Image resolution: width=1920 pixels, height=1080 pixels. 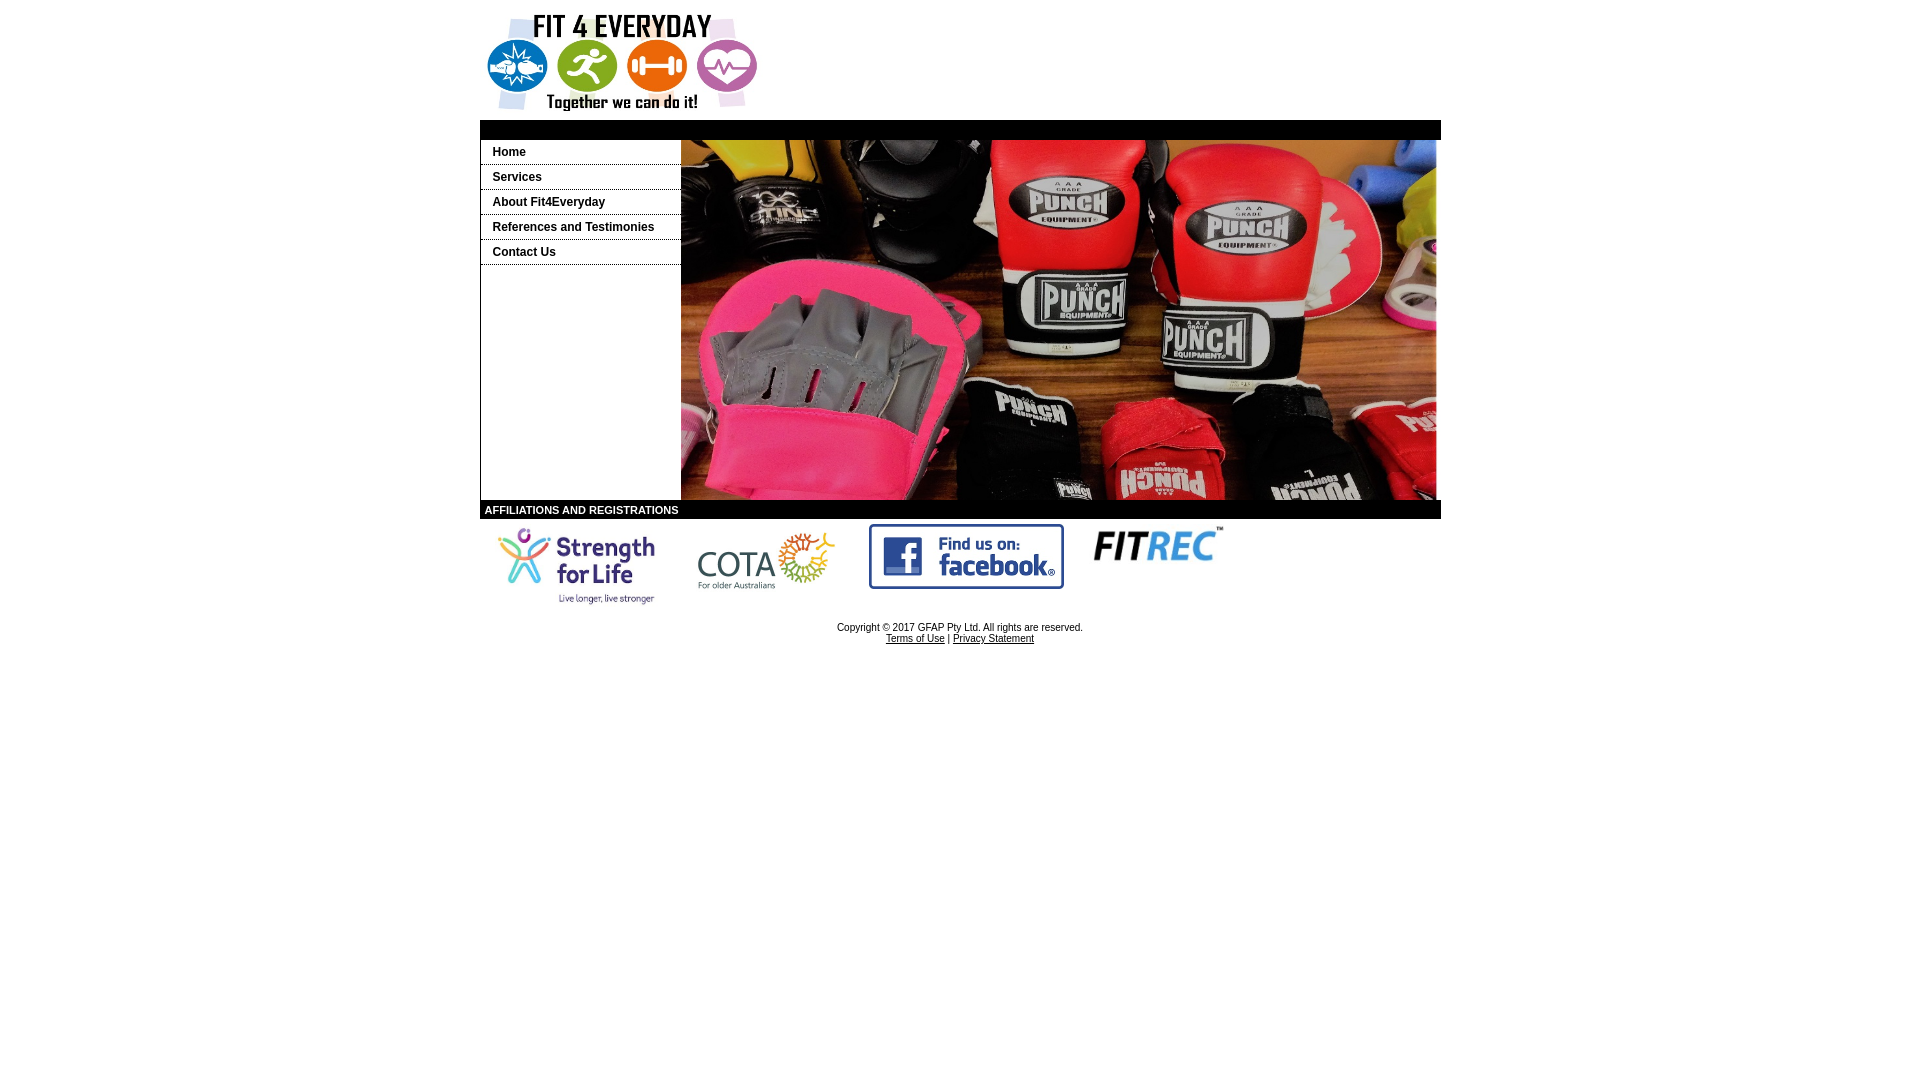 I want to click on 'Privacy Statement', so click(x=993, y=638).